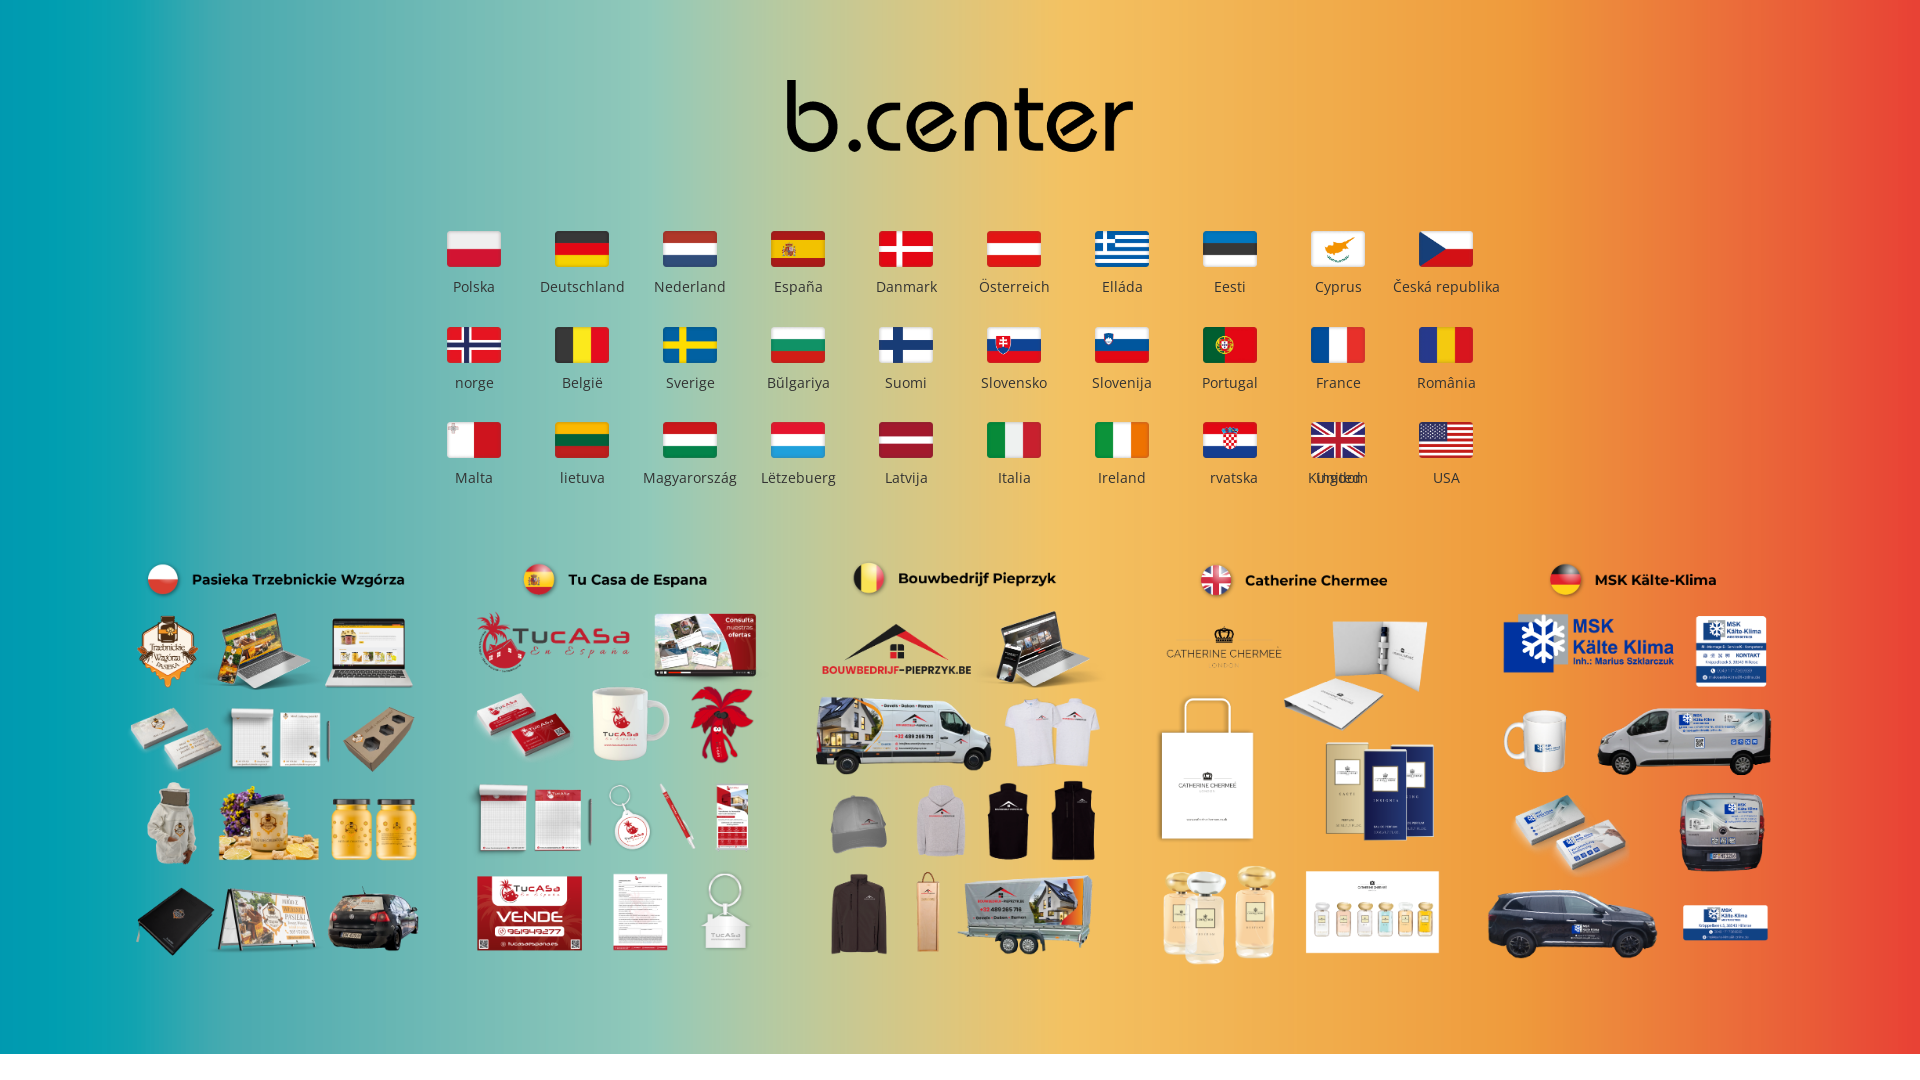 The height and width of the screenshot is (1080, 1920). What do you see at coordinates (453, 382) in the screenshot?
I see `'norge'` at bounding box center [453, 382].